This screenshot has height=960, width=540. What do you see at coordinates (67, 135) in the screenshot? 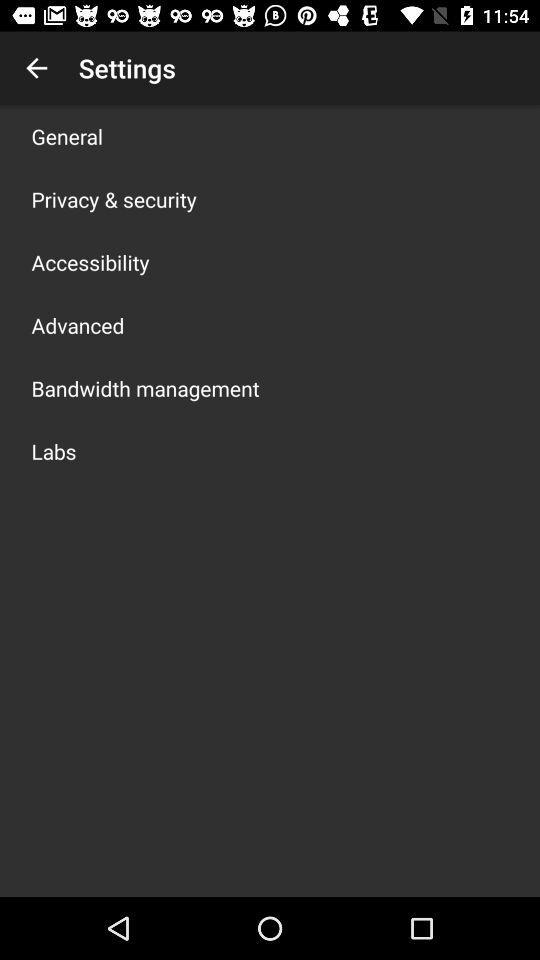
I see `general icon` at bounding box center [67, 135].